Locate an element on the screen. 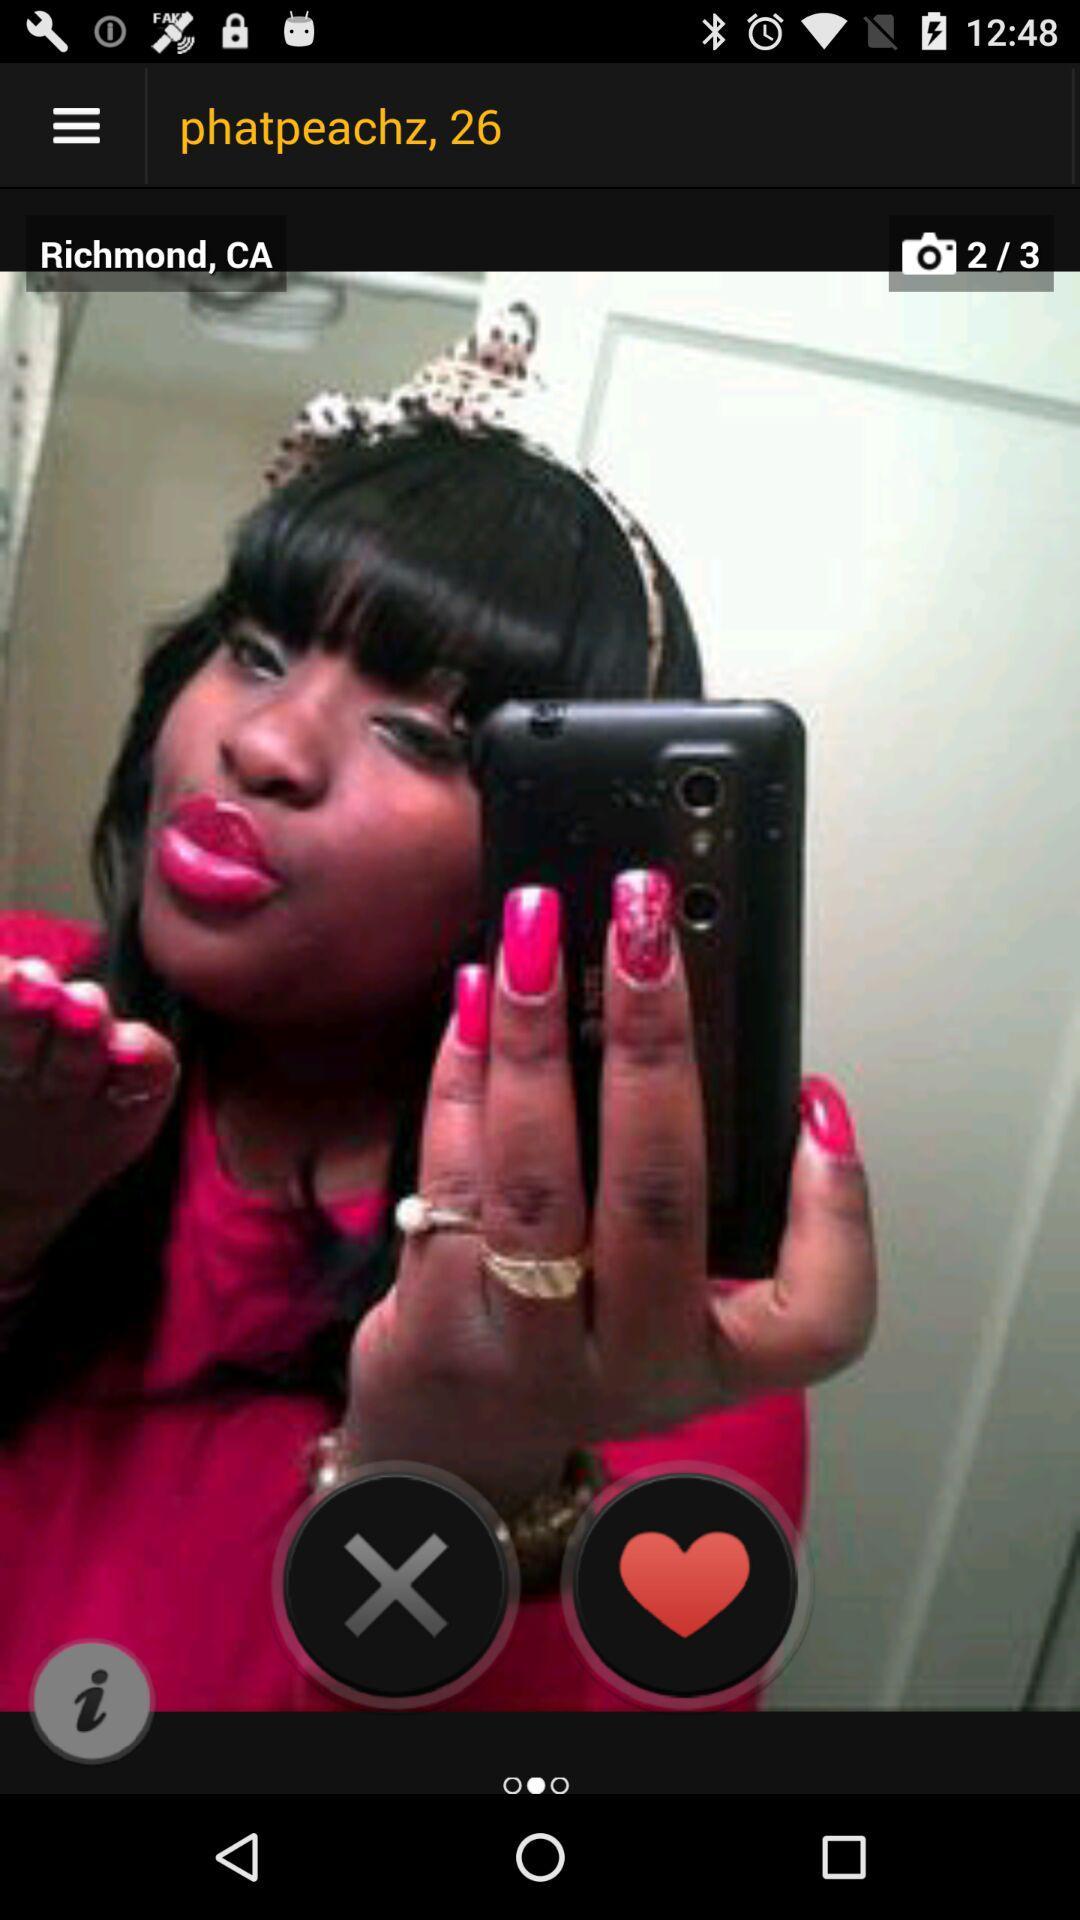 This screenshot has height=1920, width=1080. close is located at coordinates (395, 1583).